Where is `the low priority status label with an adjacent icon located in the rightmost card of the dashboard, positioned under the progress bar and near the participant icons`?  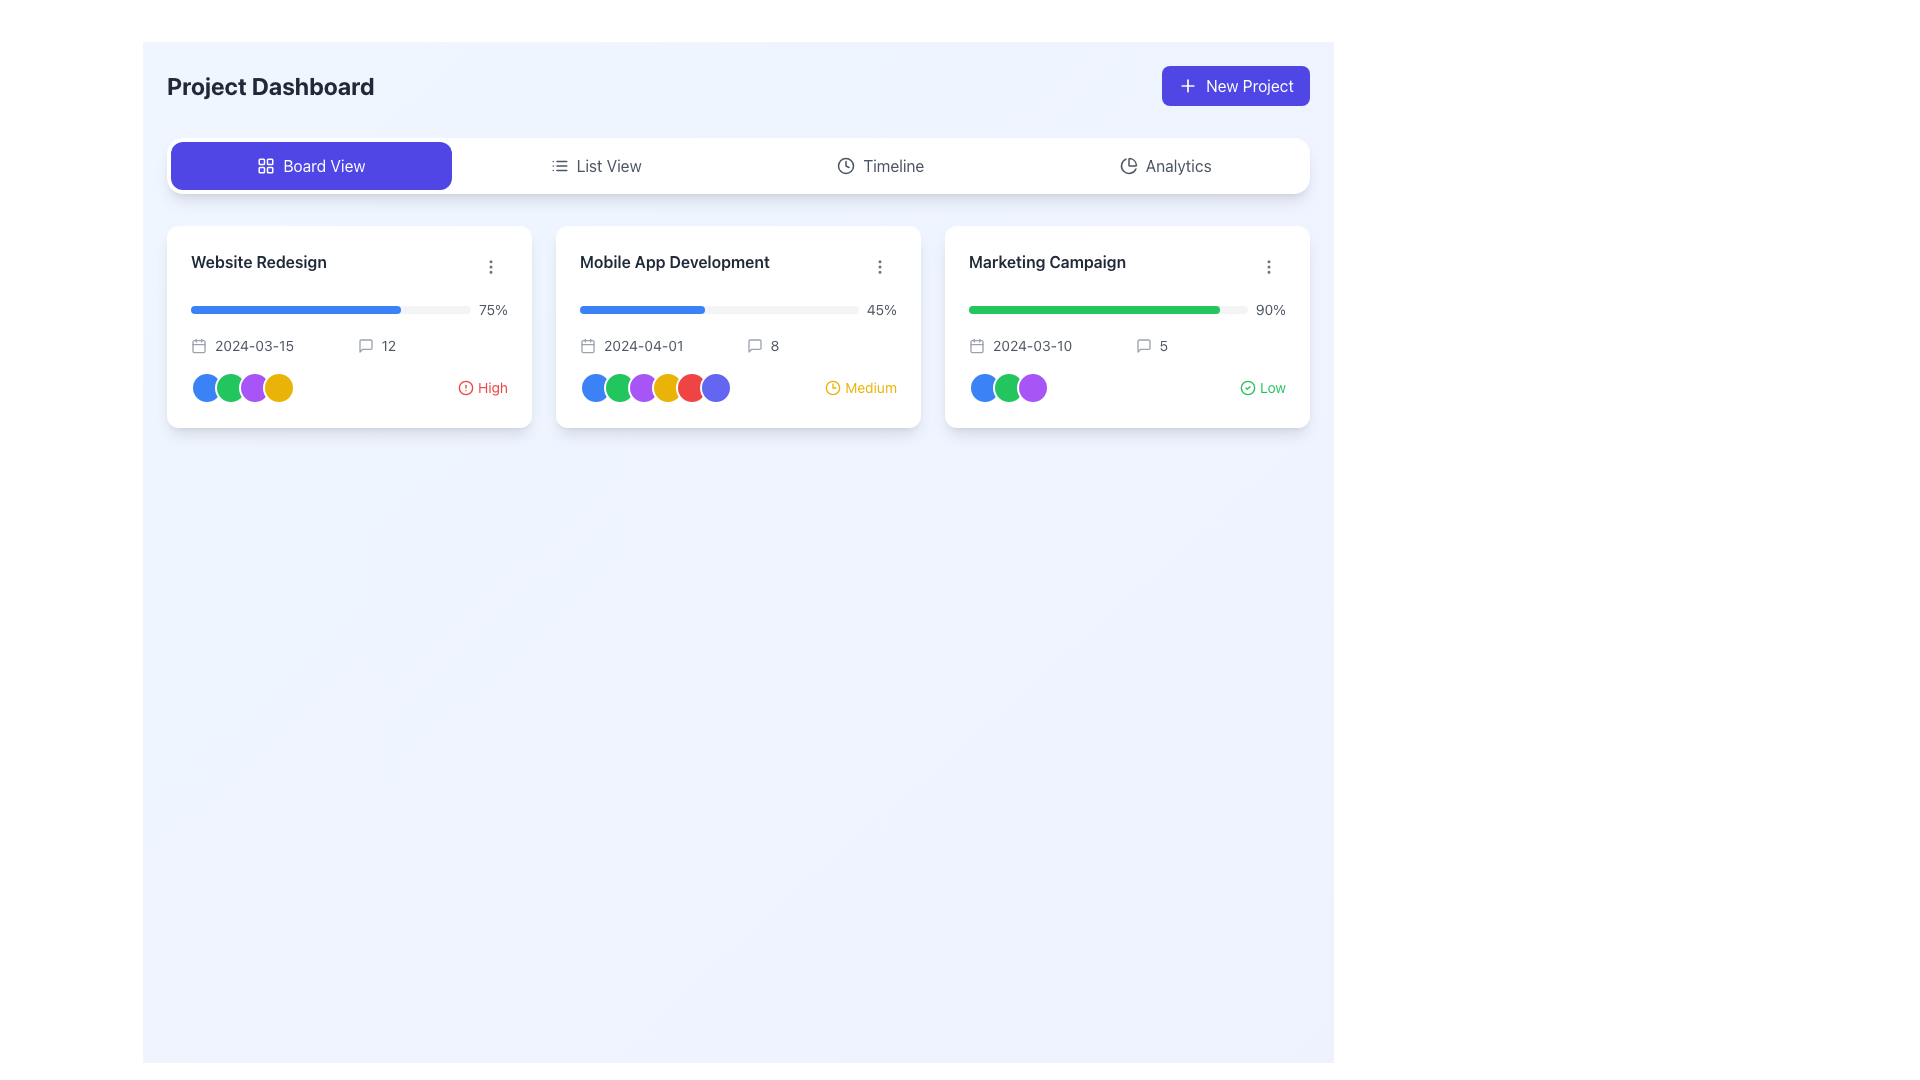
the low priority status label with an adjacent icon located in the rightmost card of the dashboard, positioned under the progress bar and near the participant icons is located at coordinates (1261, 388).